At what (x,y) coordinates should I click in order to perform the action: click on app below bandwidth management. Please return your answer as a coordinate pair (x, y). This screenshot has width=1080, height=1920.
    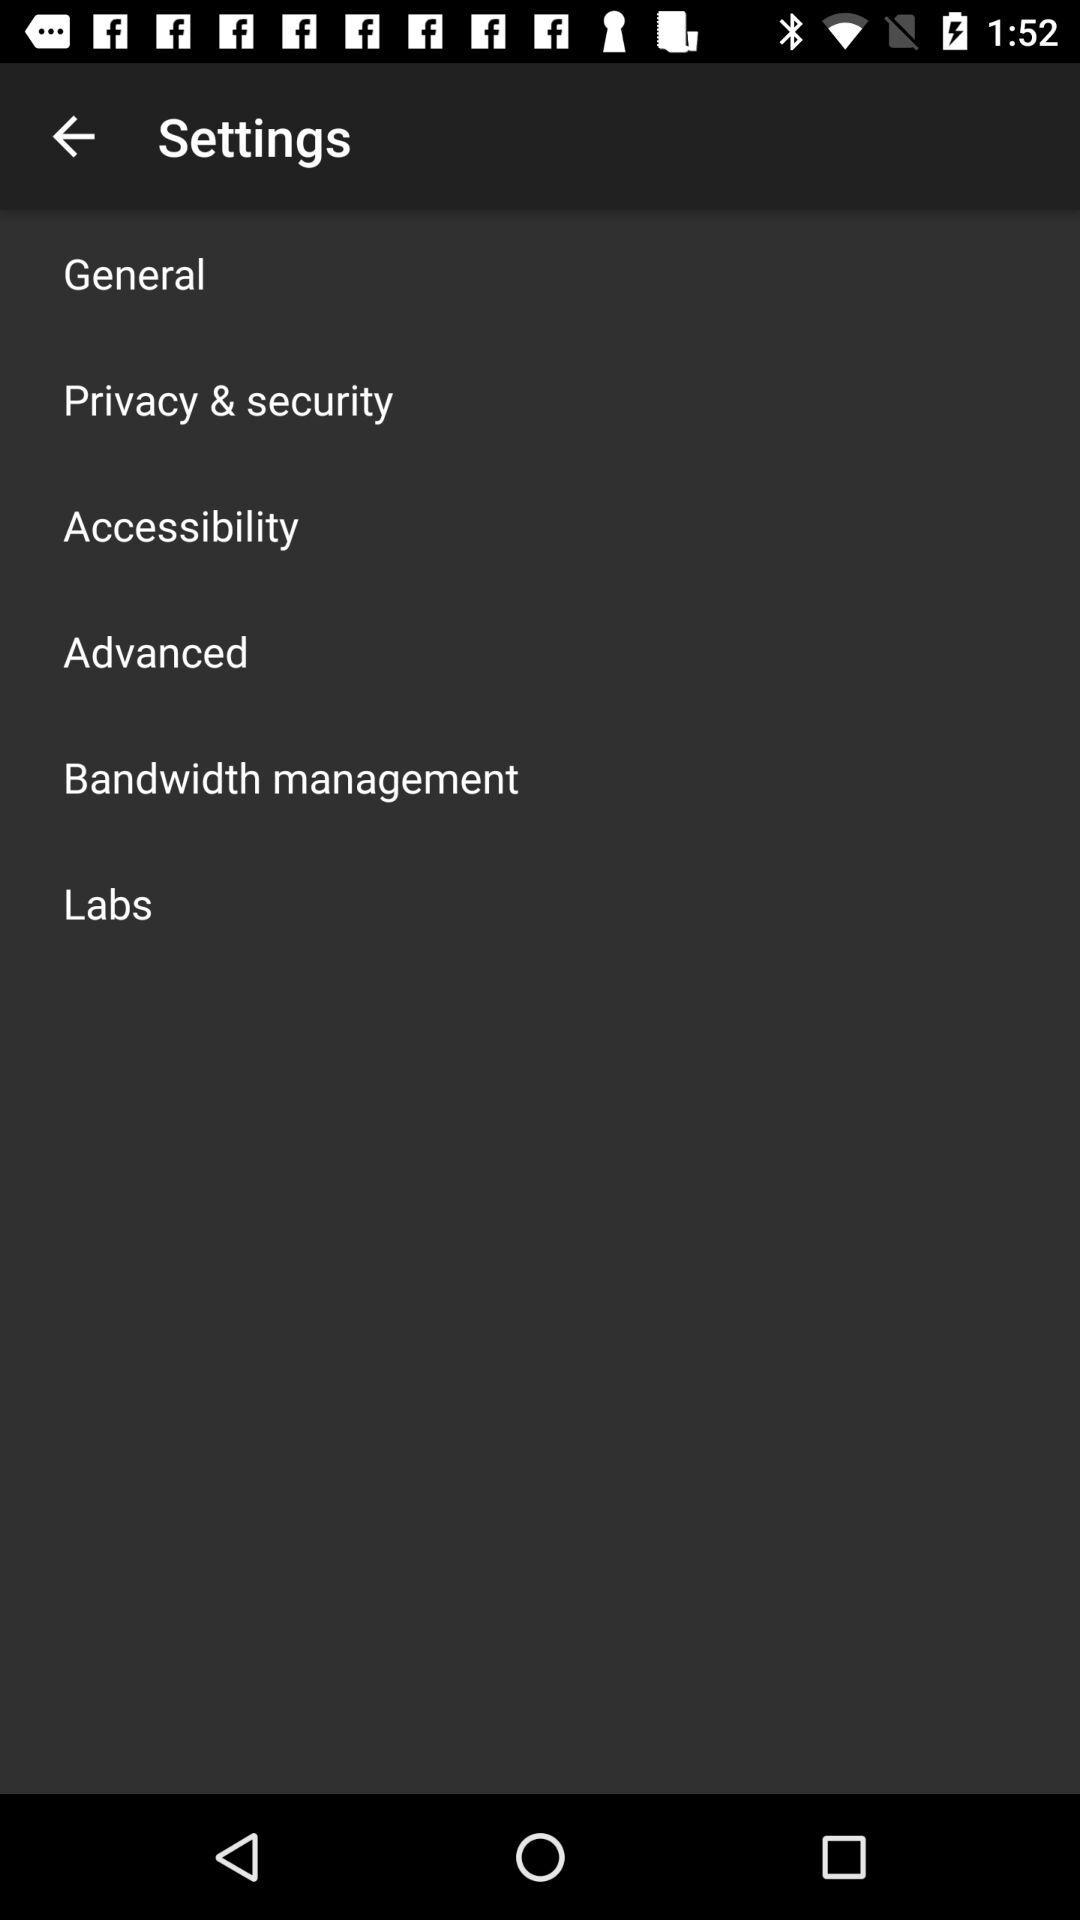
    Looking at the image, I should click on (108, 901).